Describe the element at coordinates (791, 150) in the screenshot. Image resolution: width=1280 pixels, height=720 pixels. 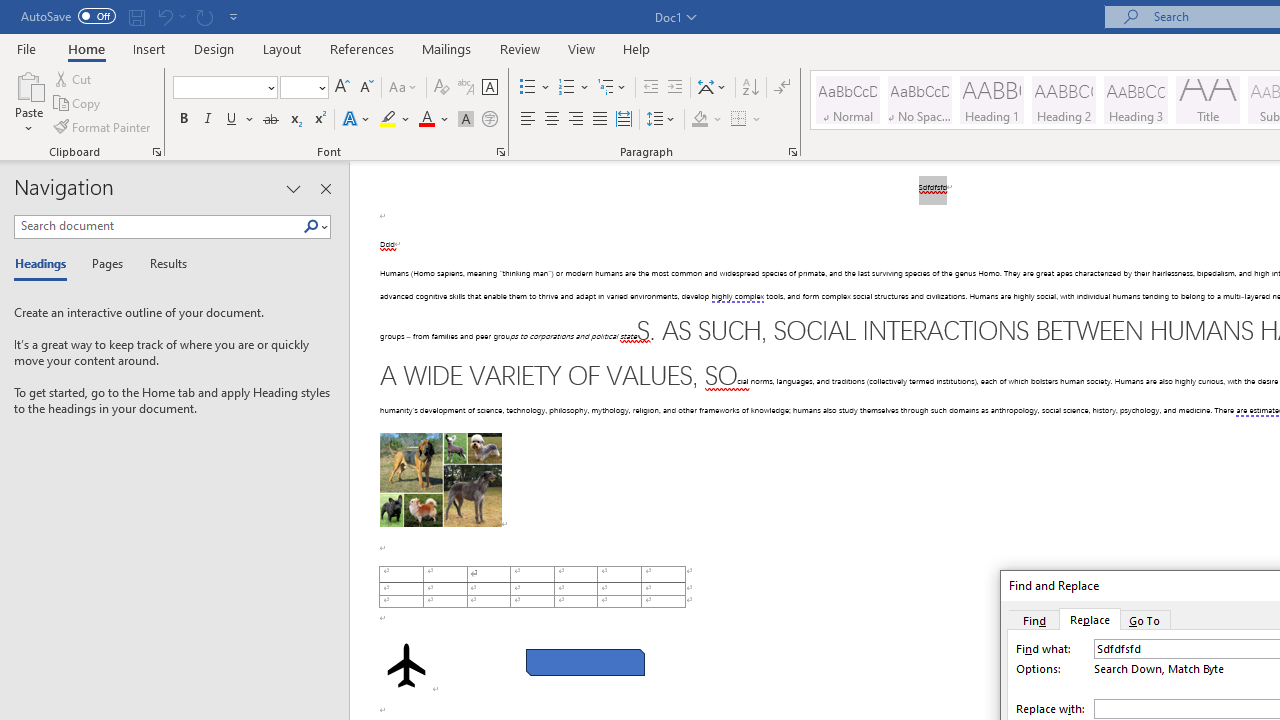
I see `'Paragraph...'` at that location.